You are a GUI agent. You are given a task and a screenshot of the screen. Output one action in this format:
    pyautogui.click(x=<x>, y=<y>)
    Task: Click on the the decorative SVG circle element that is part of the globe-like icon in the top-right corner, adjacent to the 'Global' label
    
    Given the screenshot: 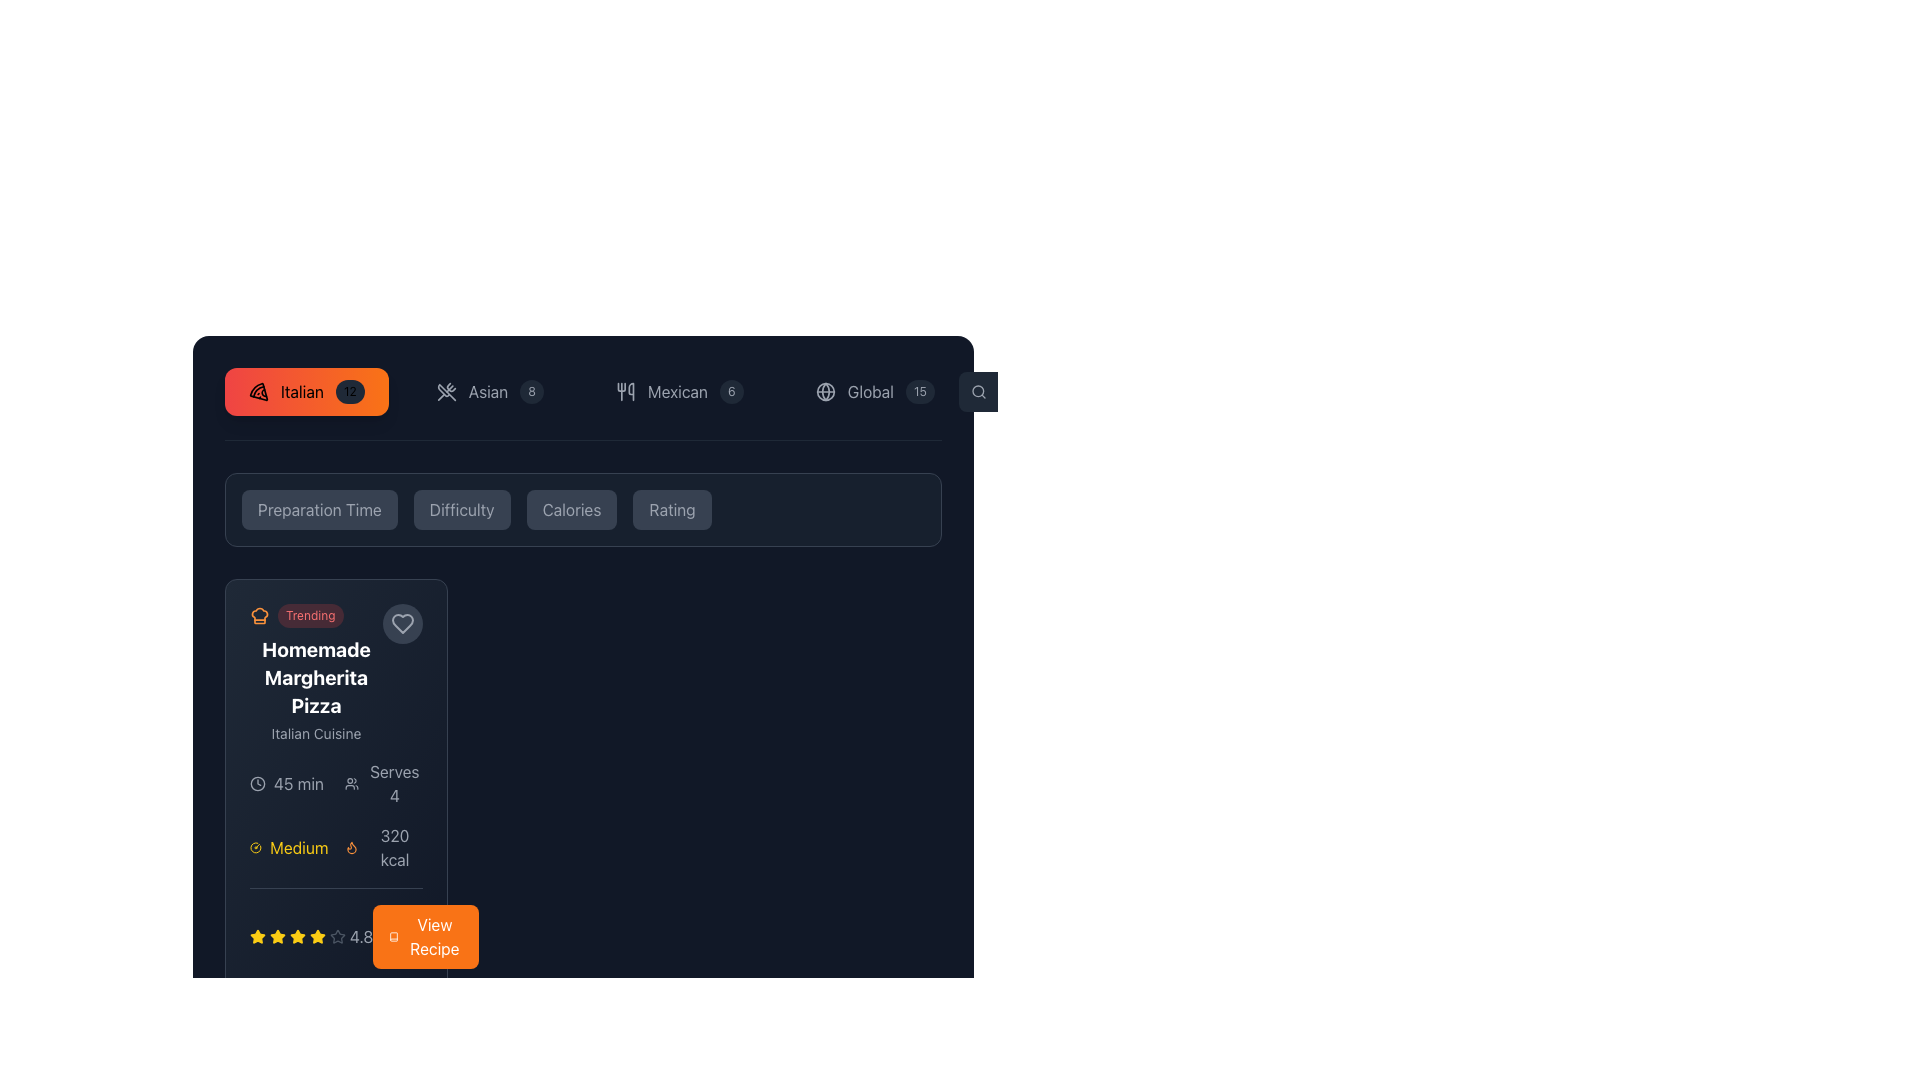 What is the action you would take?
    pyautogui.click(x=825, y=392)
    